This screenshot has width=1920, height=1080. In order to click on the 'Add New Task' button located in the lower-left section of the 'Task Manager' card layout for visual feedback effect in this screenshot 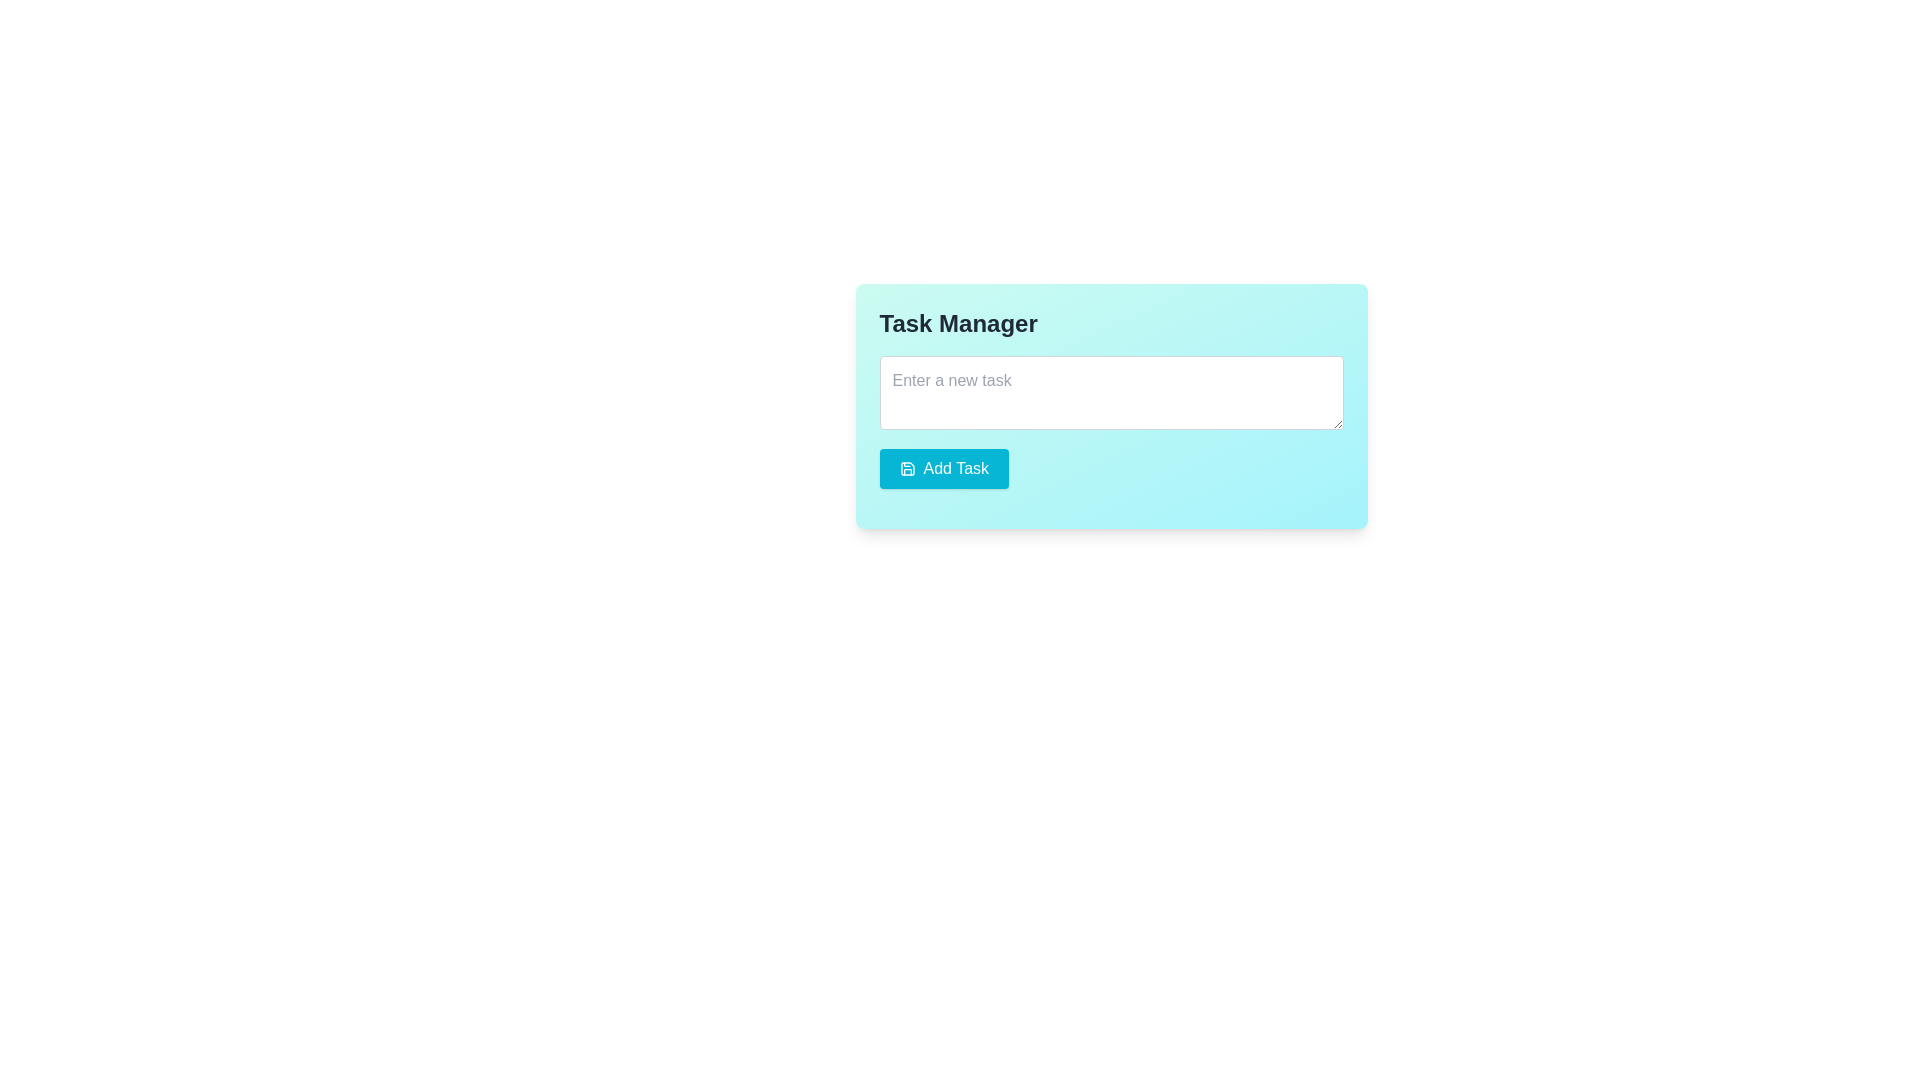, I will do `click(943, 469)`.